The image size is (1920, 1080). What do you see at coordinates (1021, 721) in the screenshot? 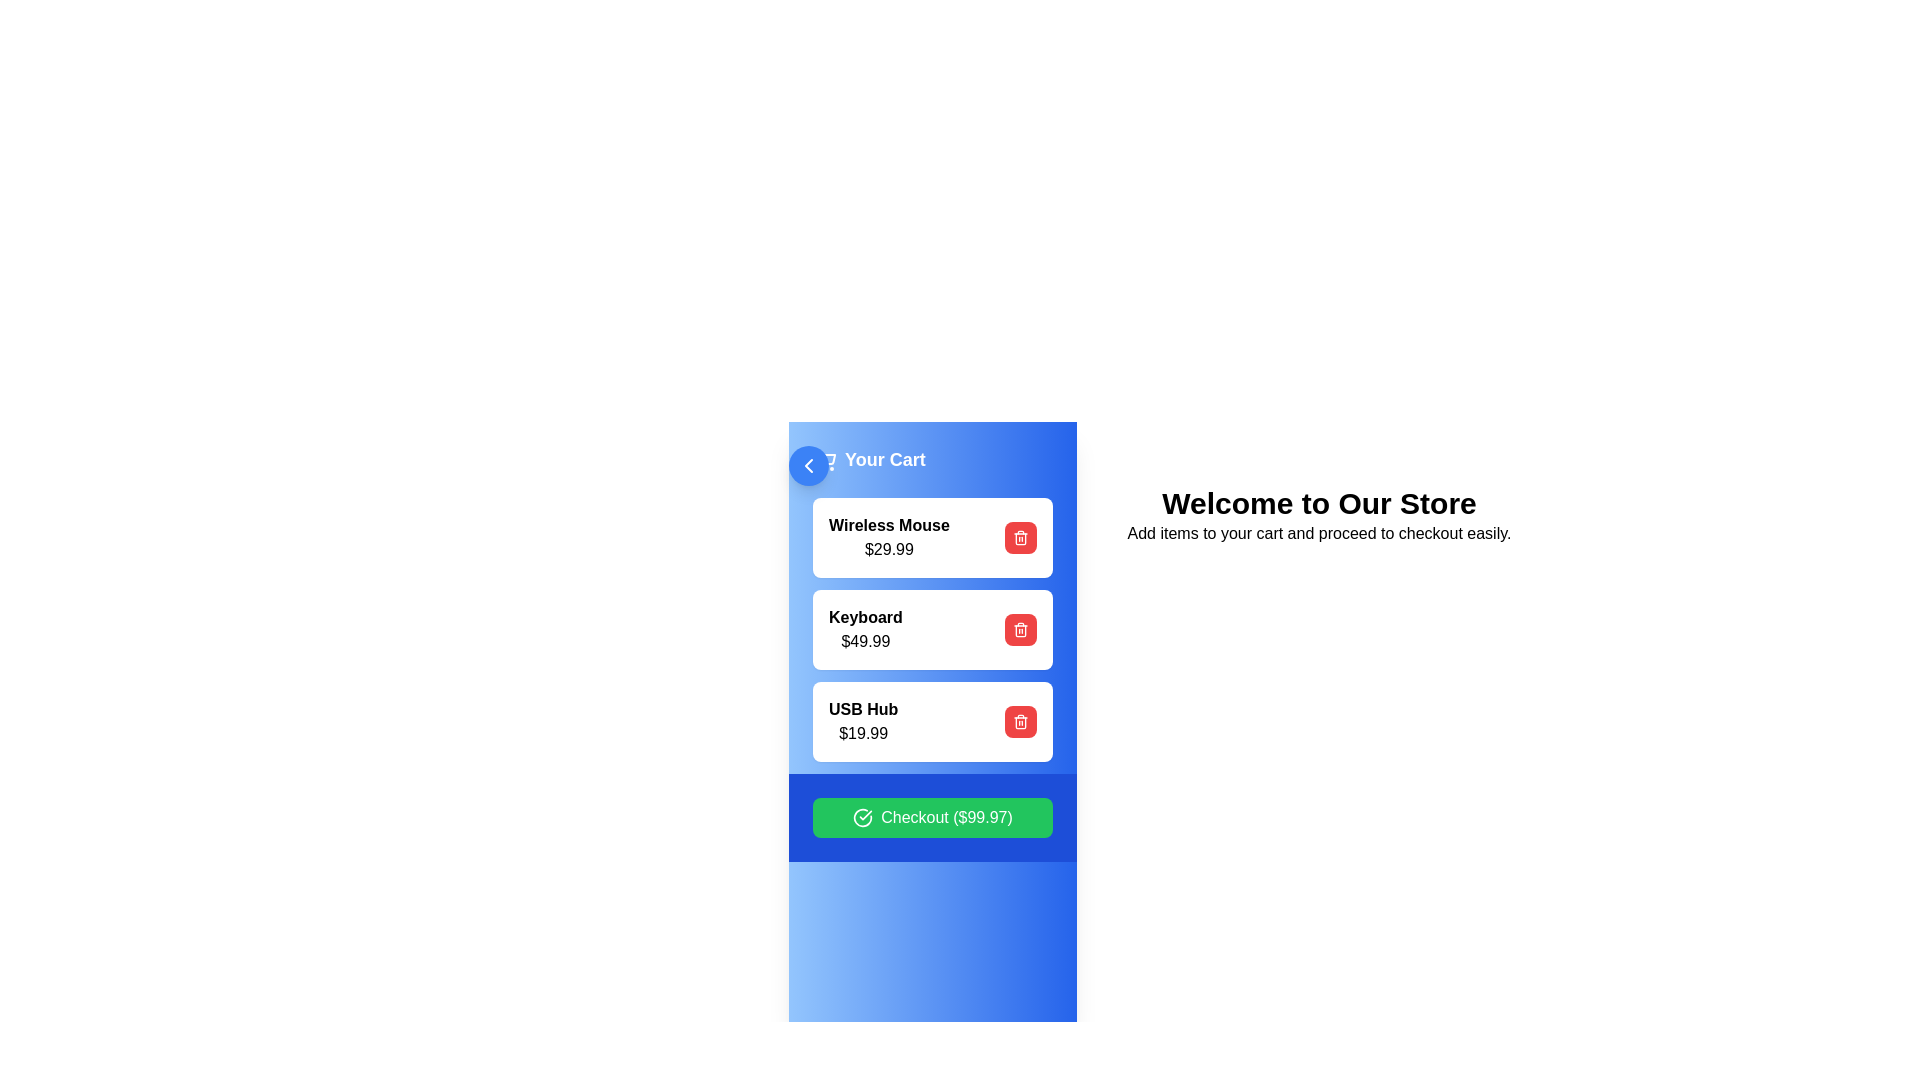
I see `the red rounded button with a trash can icon located to the right of the 'USB Hub $19.99' item in the cart panel` at bounding box center [1021, 721].